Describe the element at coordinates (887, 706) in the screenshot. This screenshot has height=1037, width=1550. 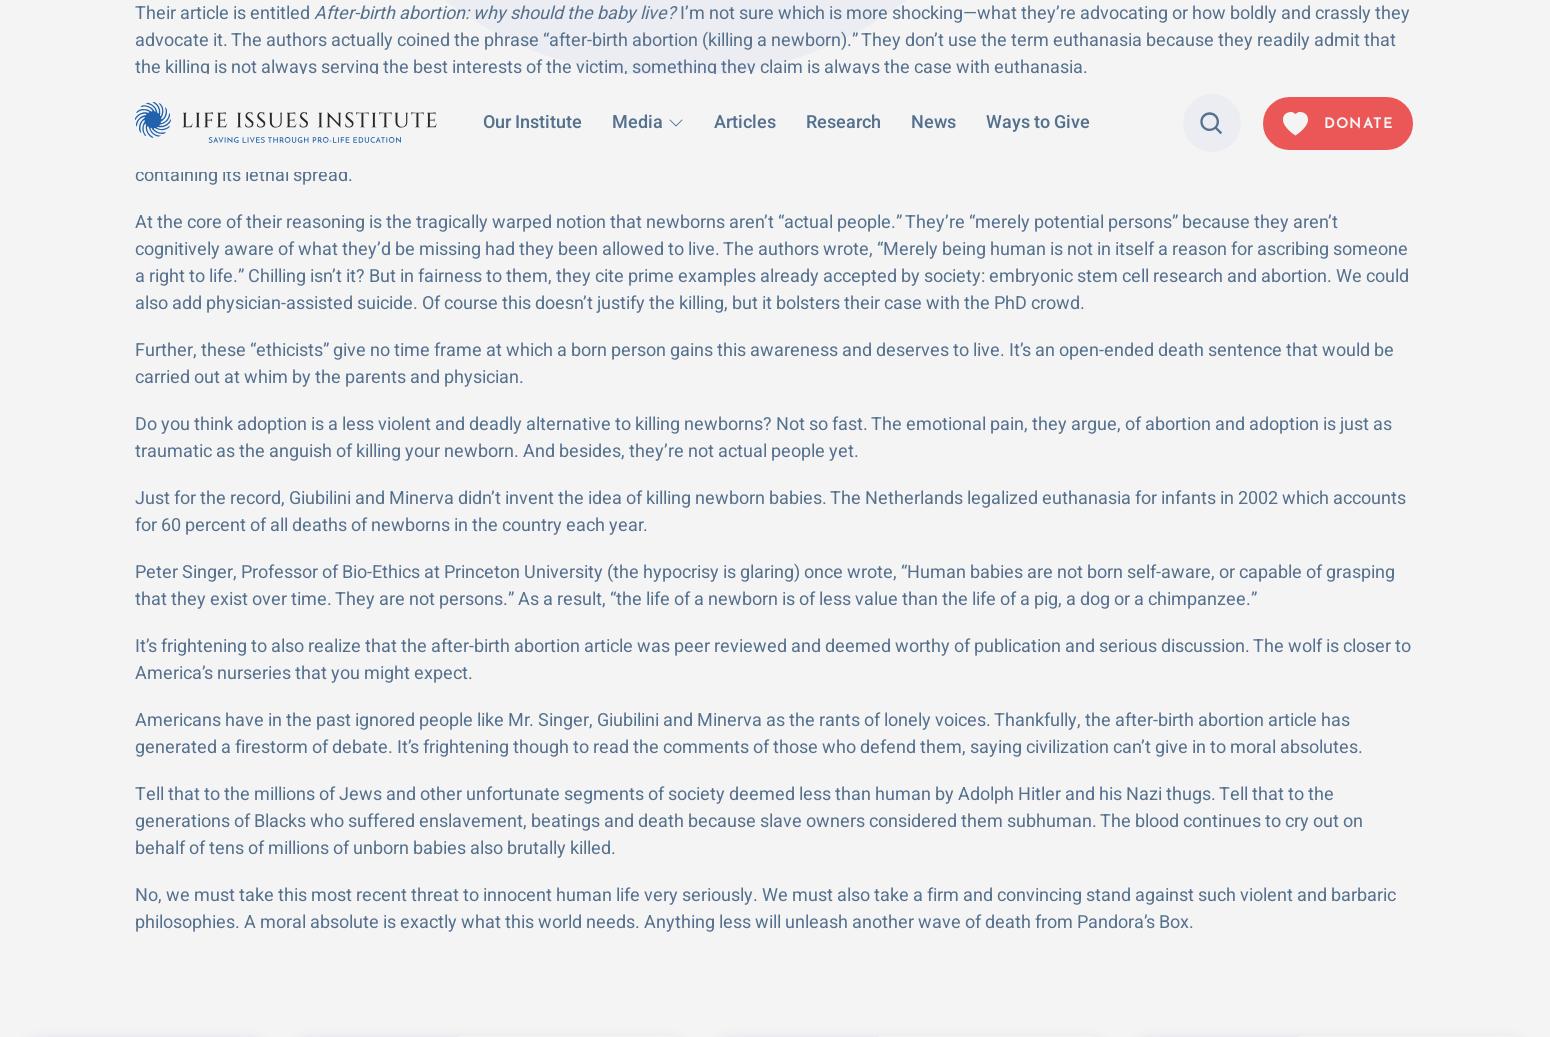
I see `'Our Institute'` at that location.